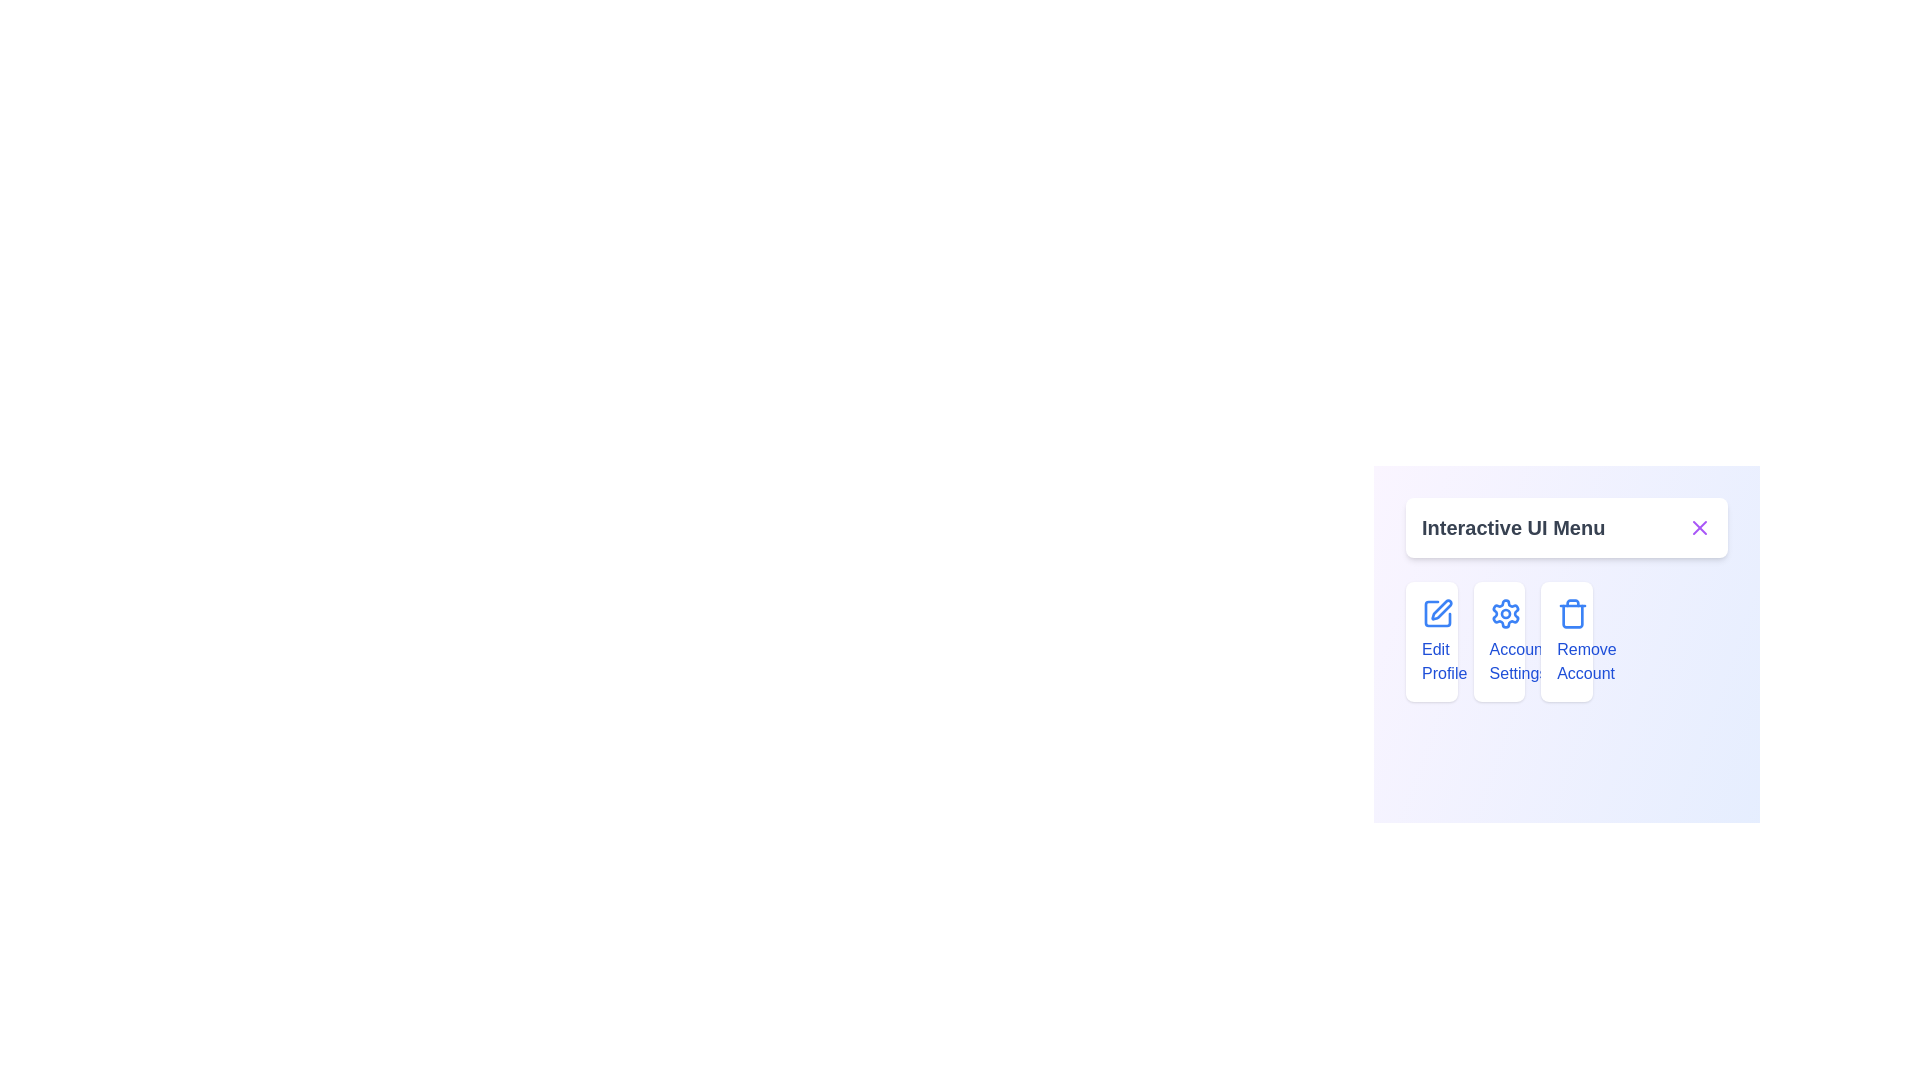 The image size is (1920, 1080). Describe the element at coordinates (1499, 641) in the screenshot. I see `the 'Account Settings' menu item` at that location.